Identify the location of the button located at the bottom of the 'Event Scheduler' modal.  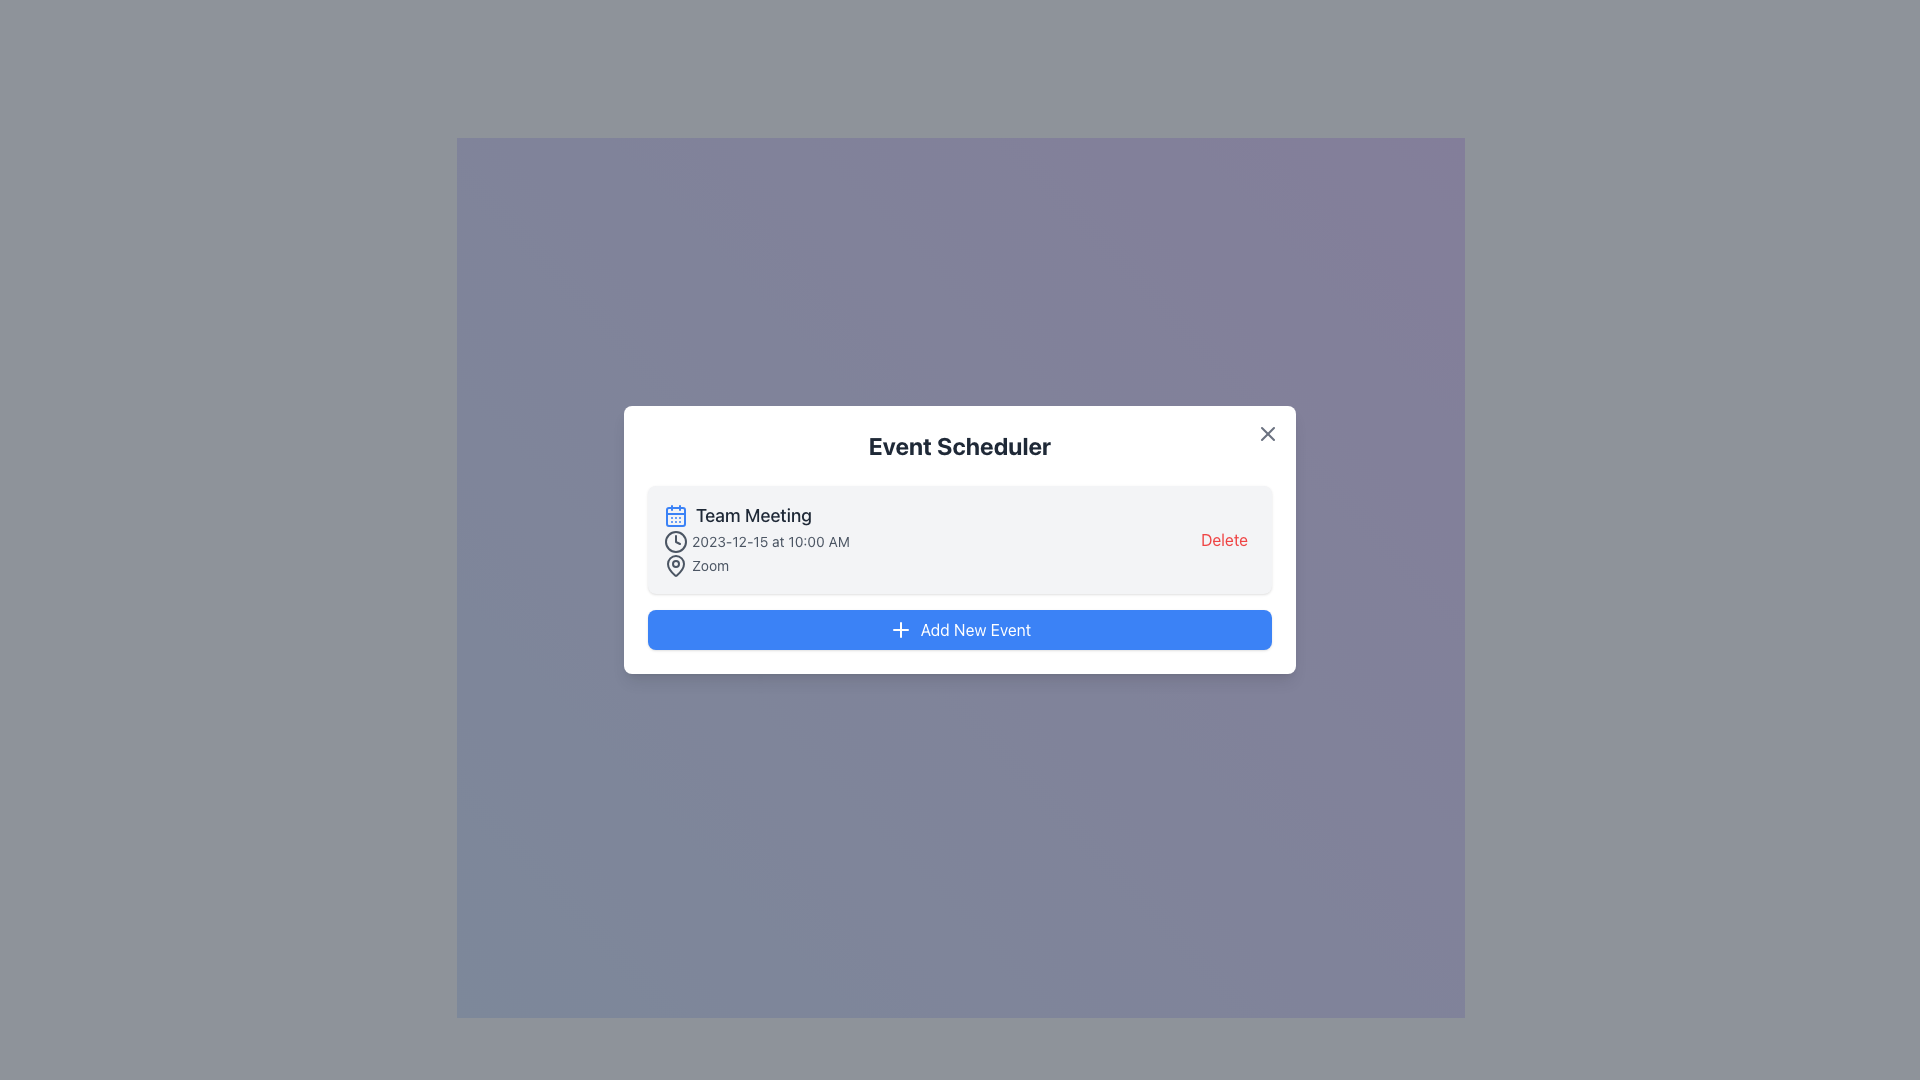
(960, 628).